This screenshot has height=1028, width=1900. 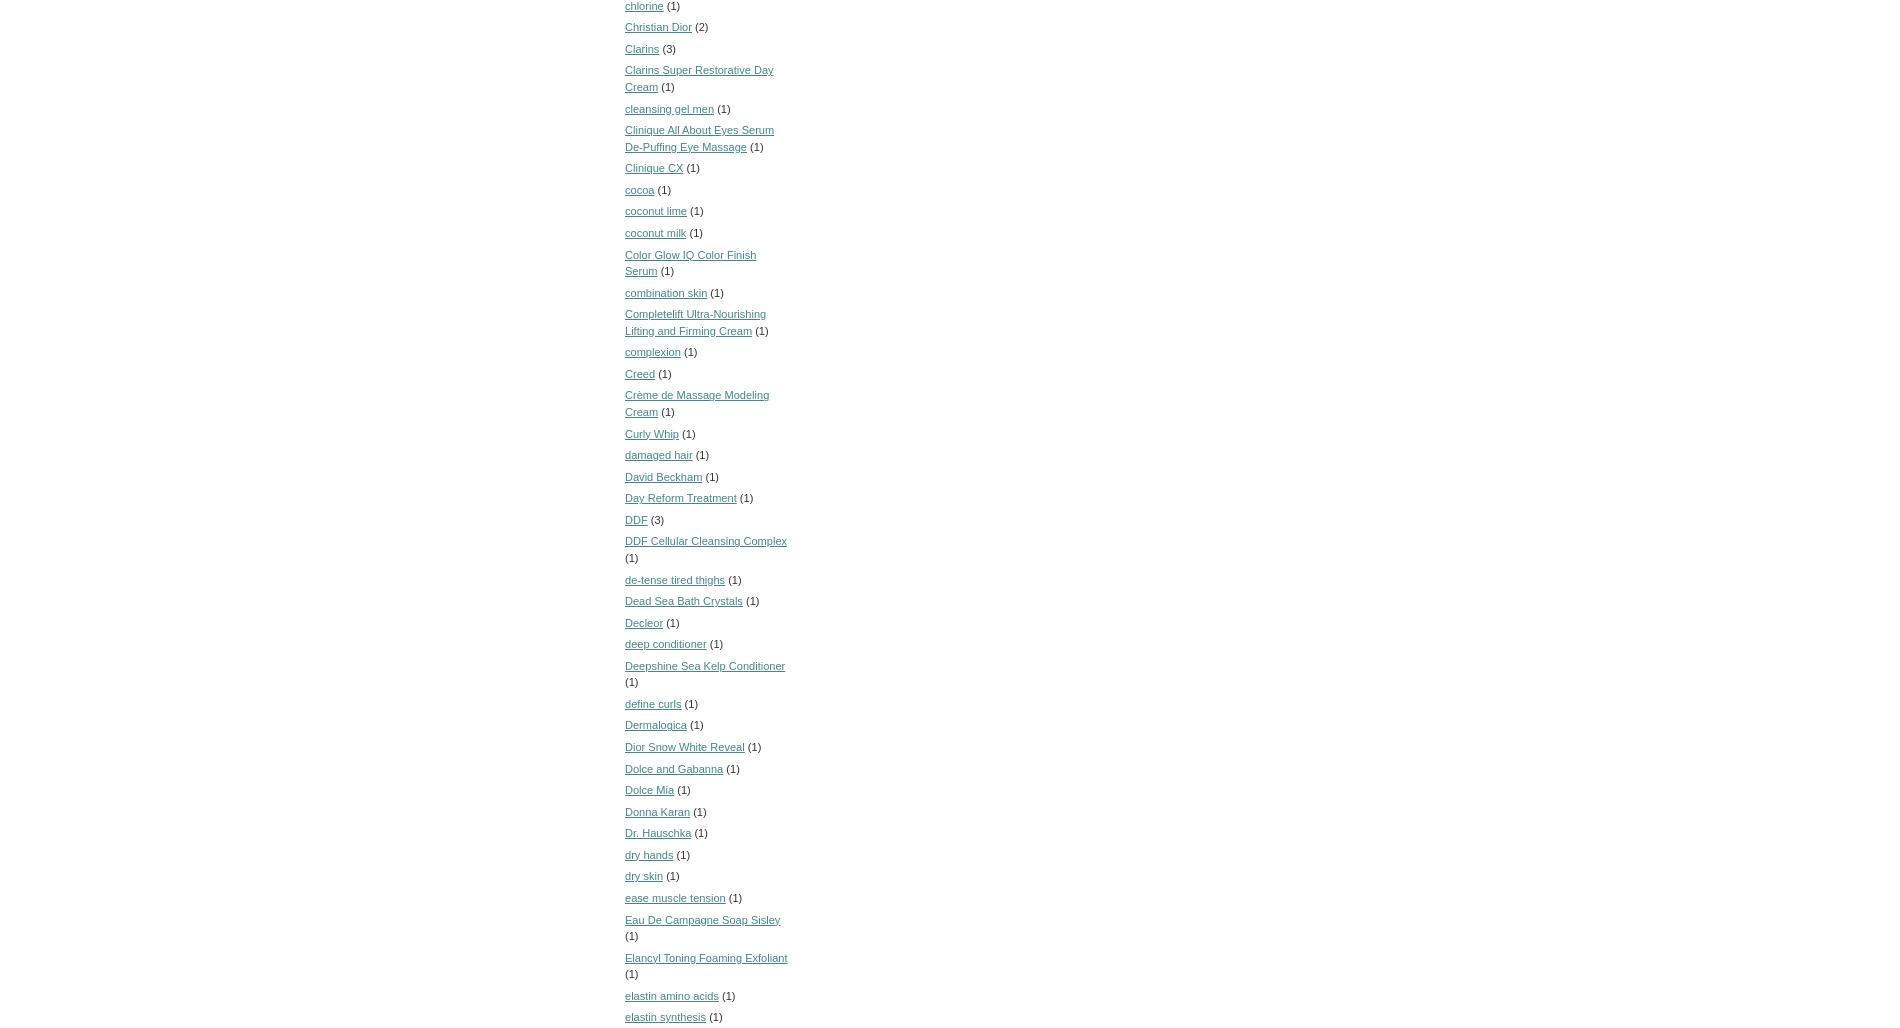 What do you see at coordinates (652, 432) in the screenshot?
I see `'Curly Whip'` at bounding box center [652, 432].